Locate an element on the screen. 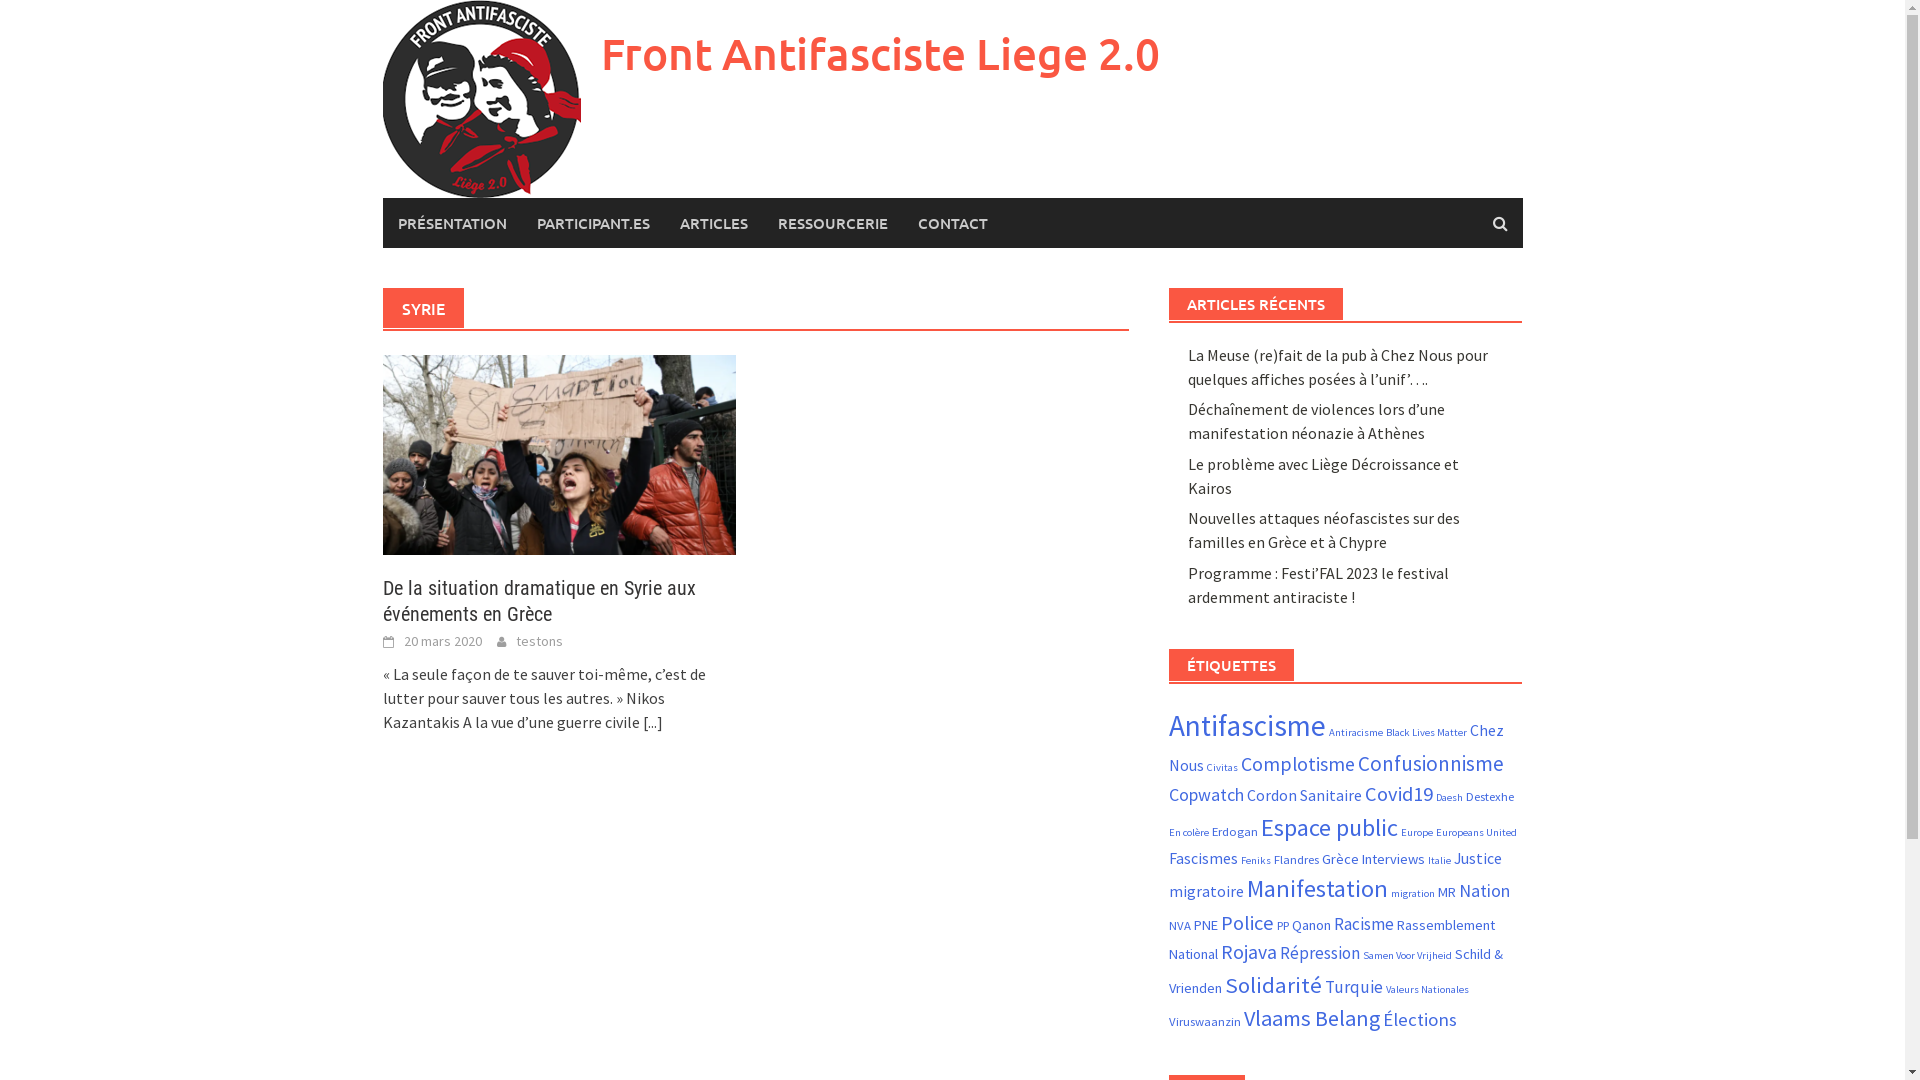  'Europeans United' is located at coordinates (1434, 832).